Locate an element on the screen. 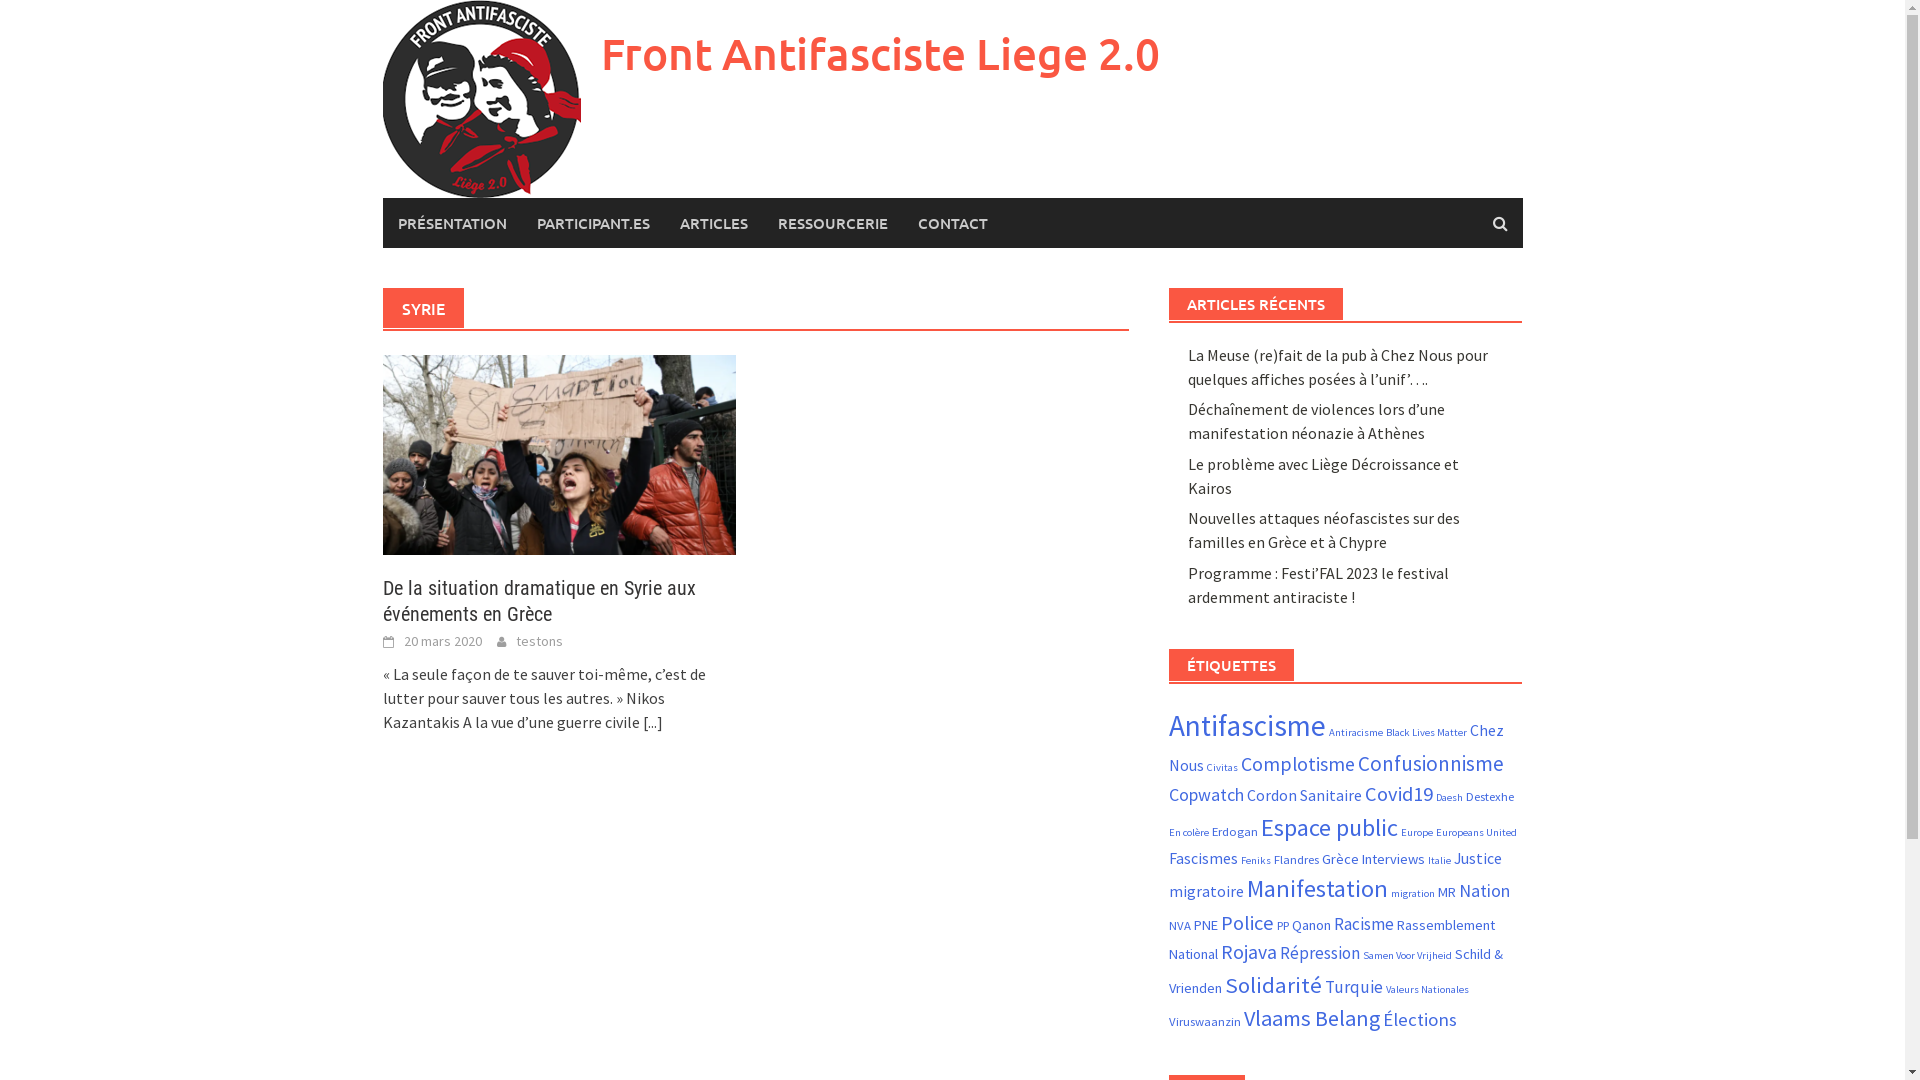  'Europeans United' is located at coordinates (1434, 832).